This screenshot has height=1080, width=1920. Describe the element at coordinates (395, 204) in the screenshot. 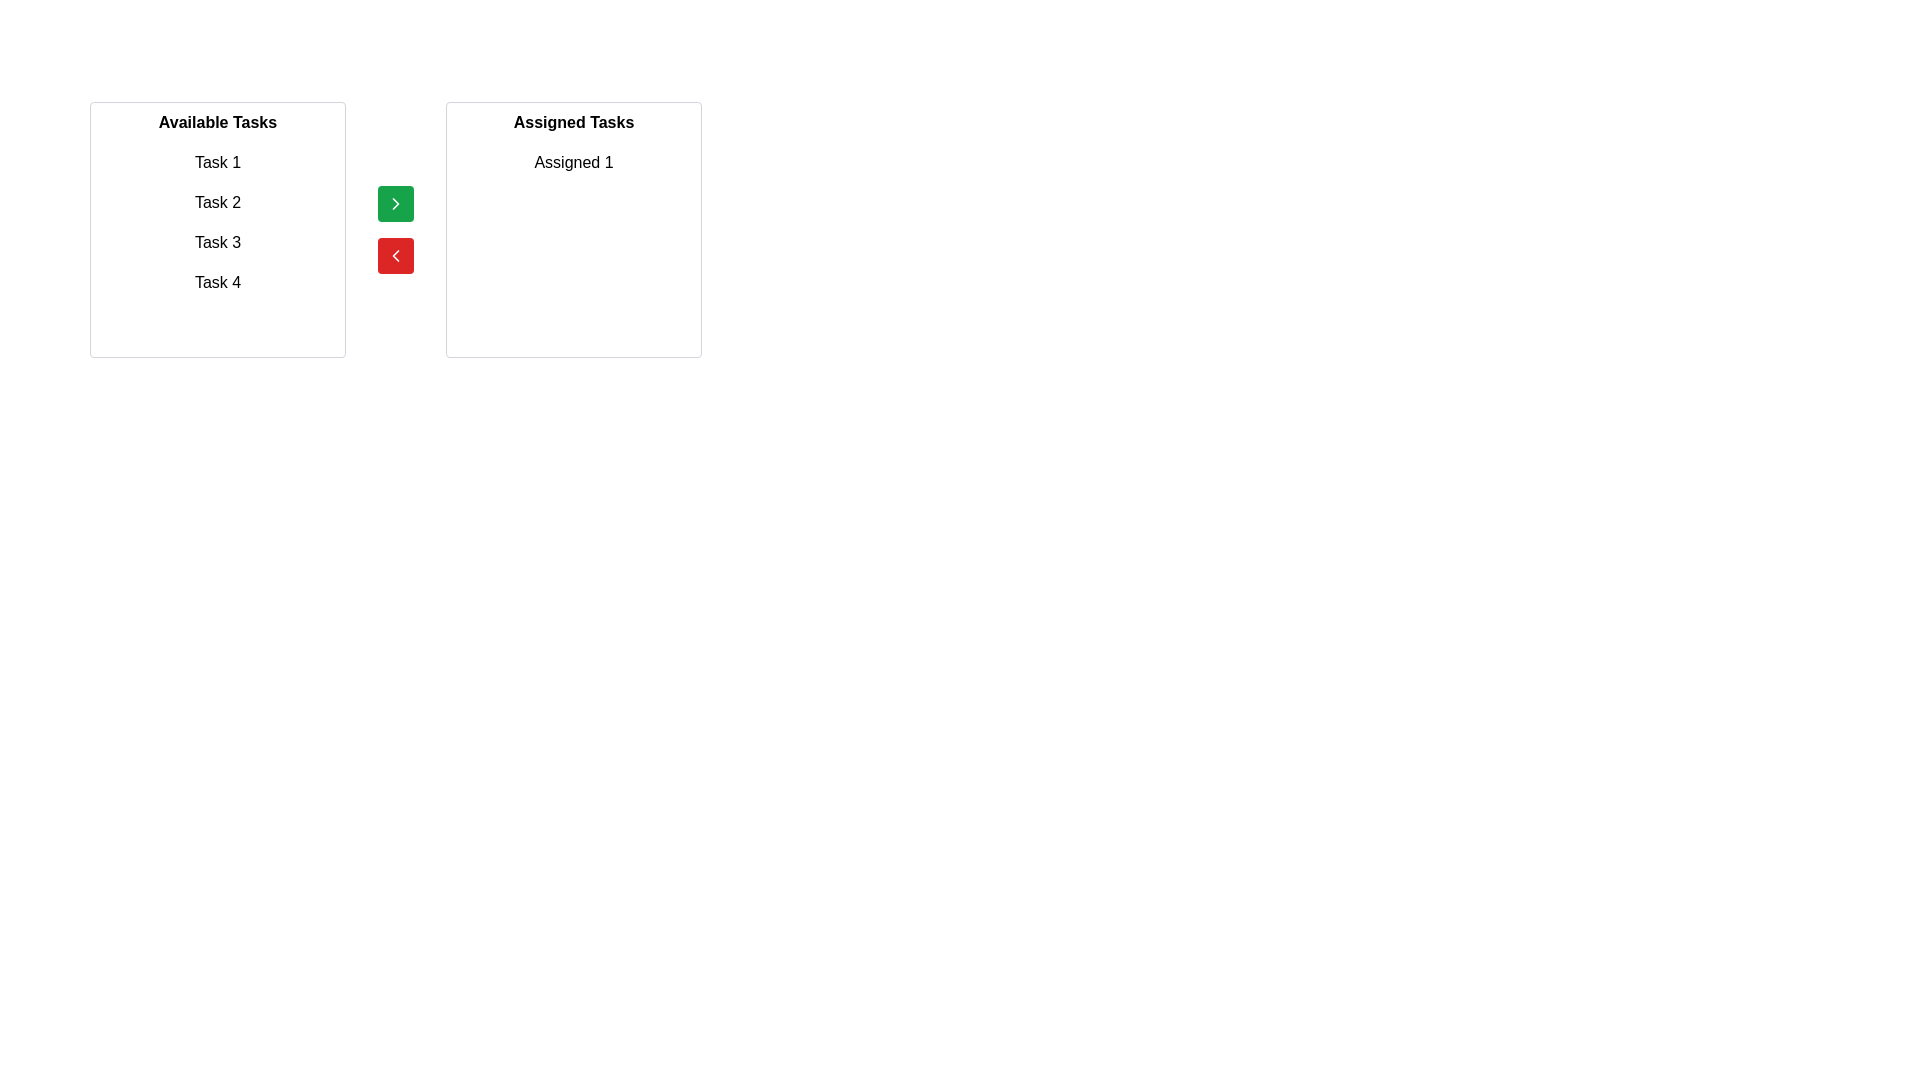

I see `the button that moves items from 'Available Tasks' to 'Assigned Tasks'` at that location.